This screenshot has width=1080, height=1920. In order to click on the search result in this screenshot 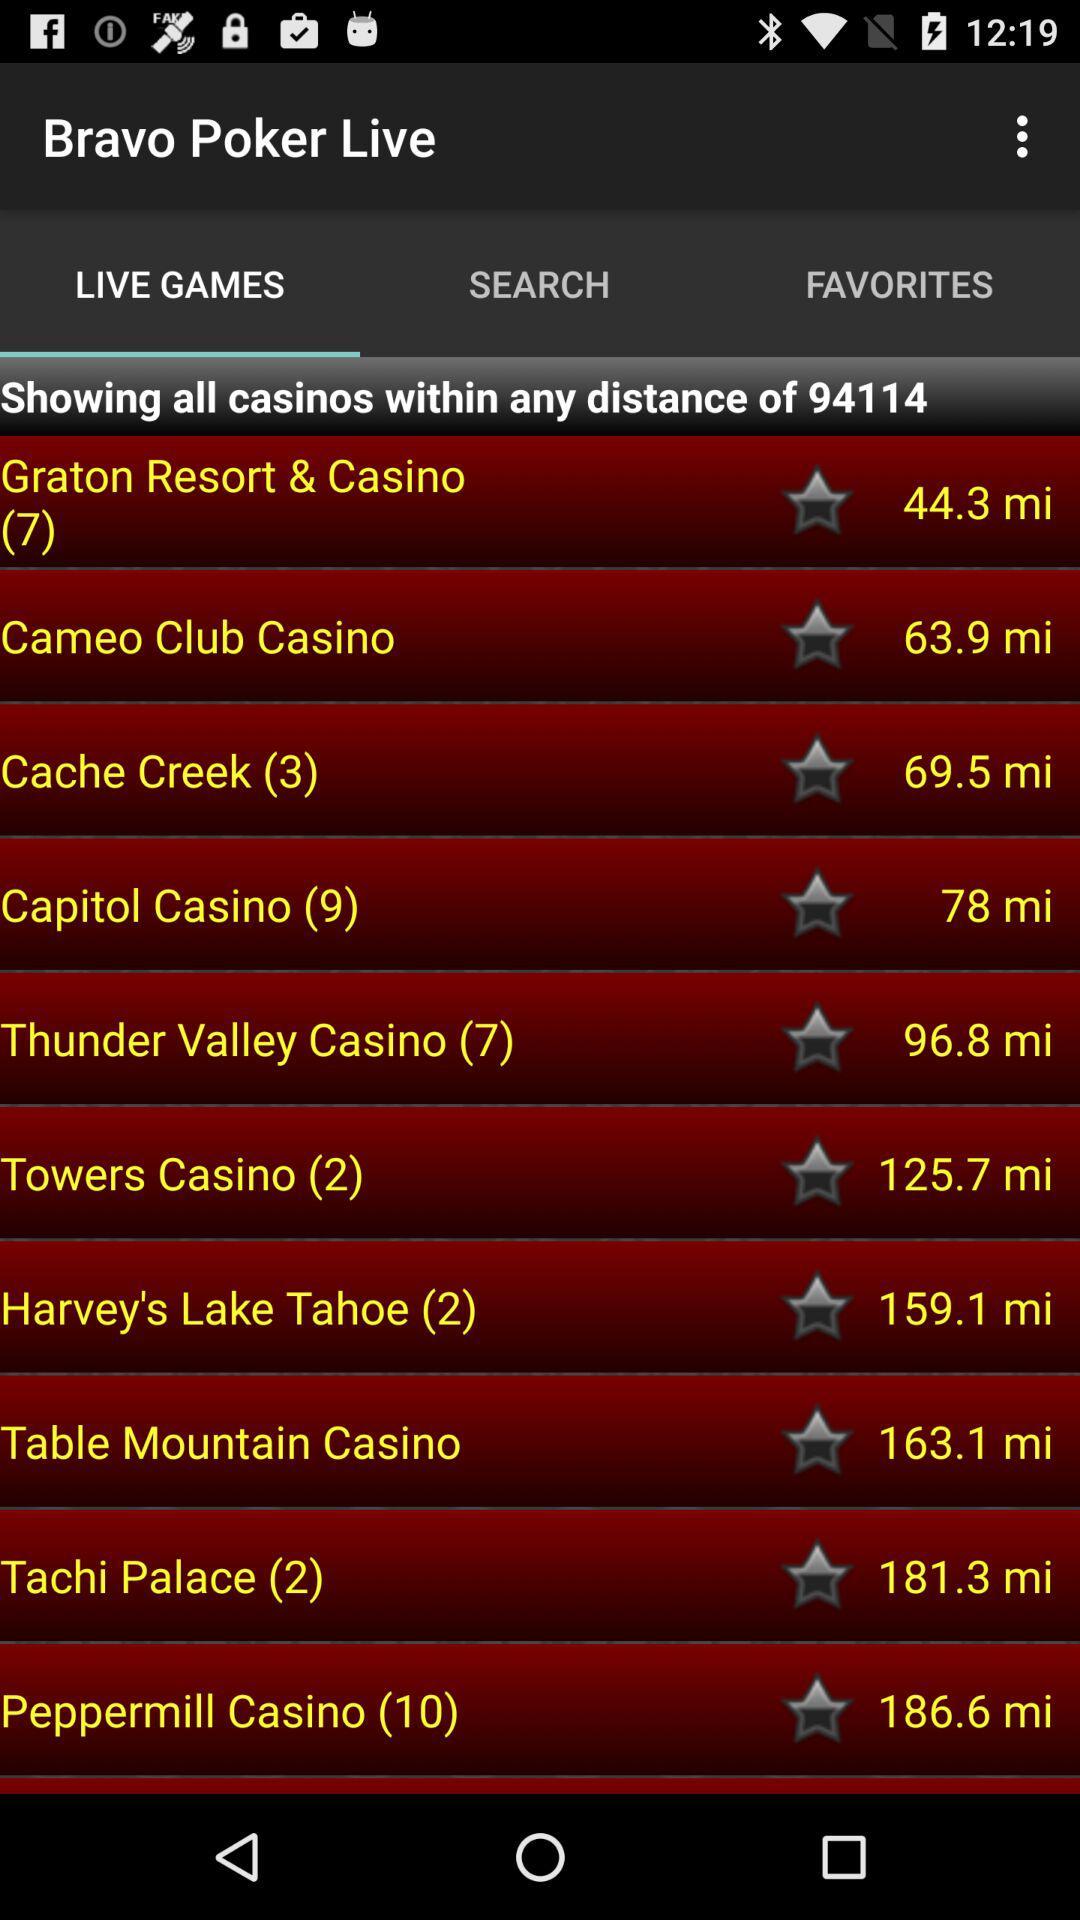, I will do `click(817, 1574)`.